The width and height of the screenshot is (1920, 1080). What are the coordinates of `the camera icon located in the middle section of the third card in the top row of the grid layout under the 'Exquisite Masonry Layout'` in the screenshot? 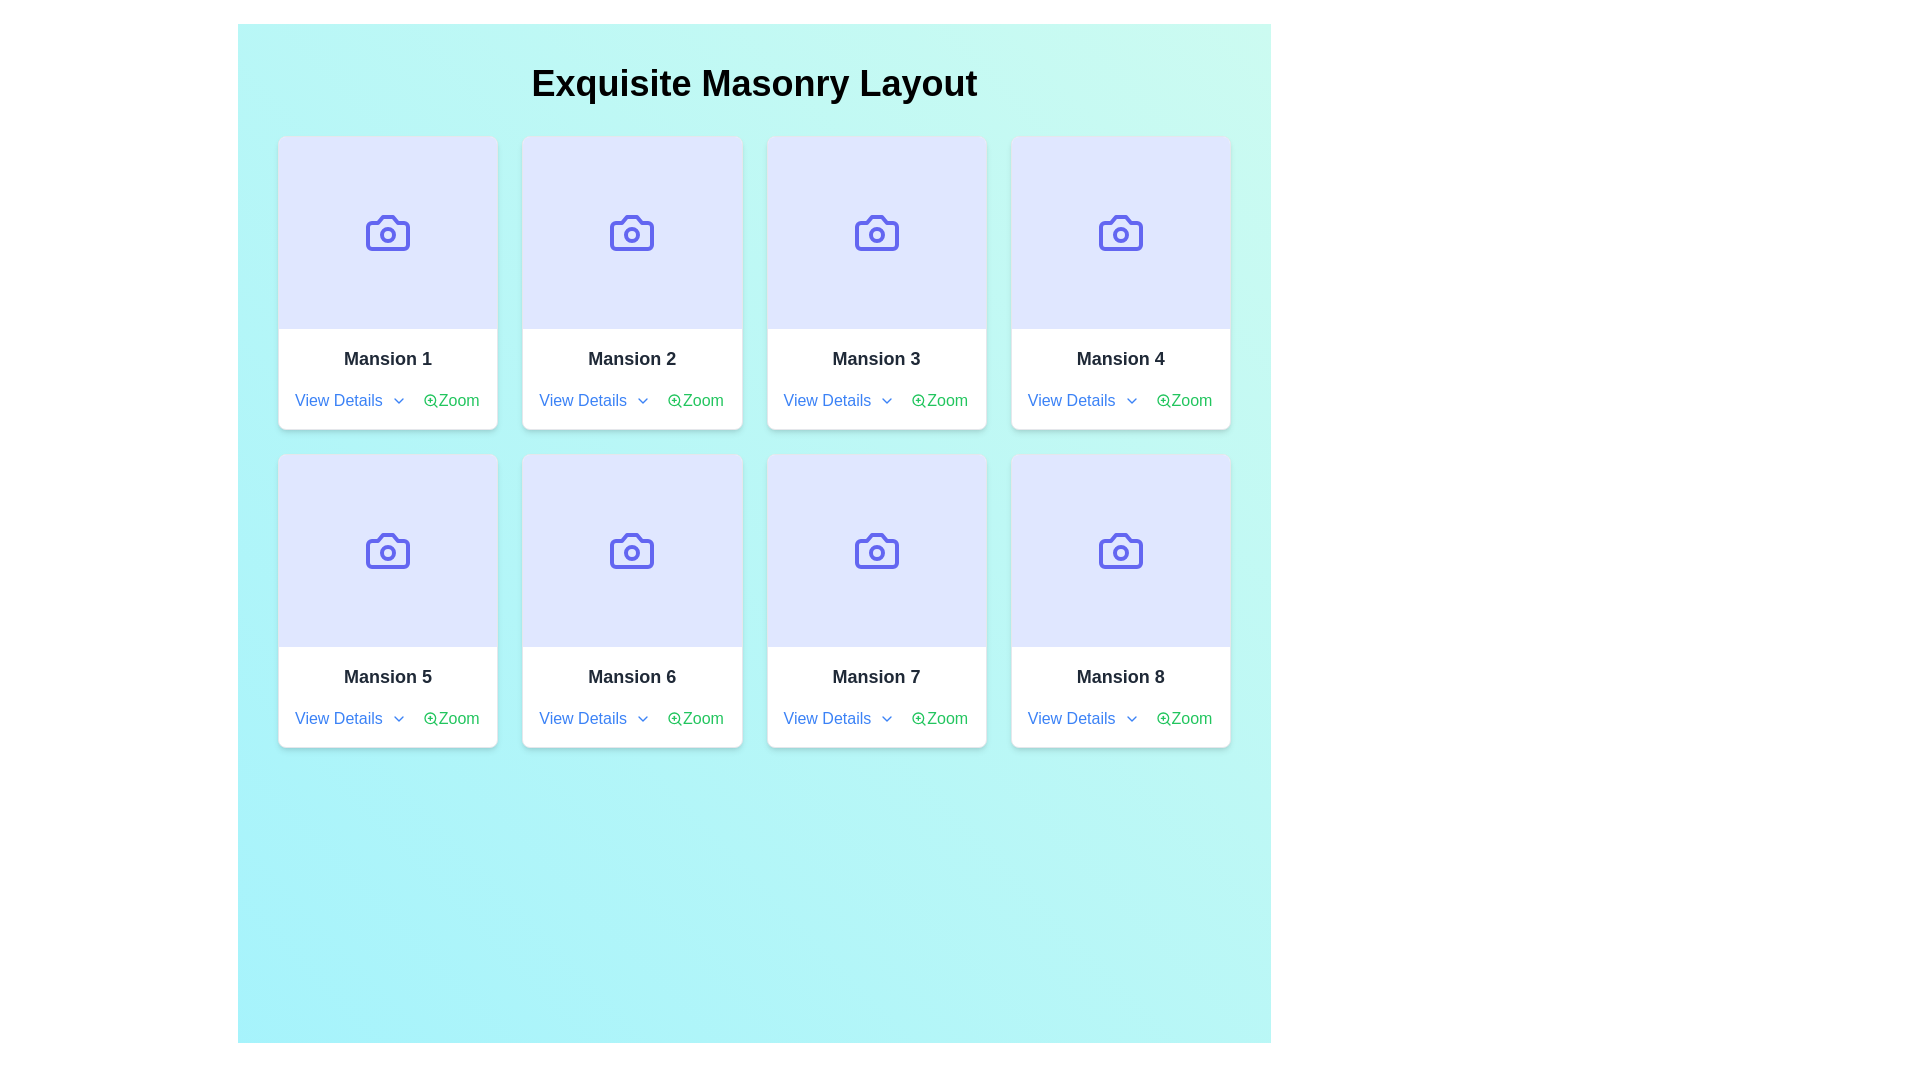 It's located at (876, 231).